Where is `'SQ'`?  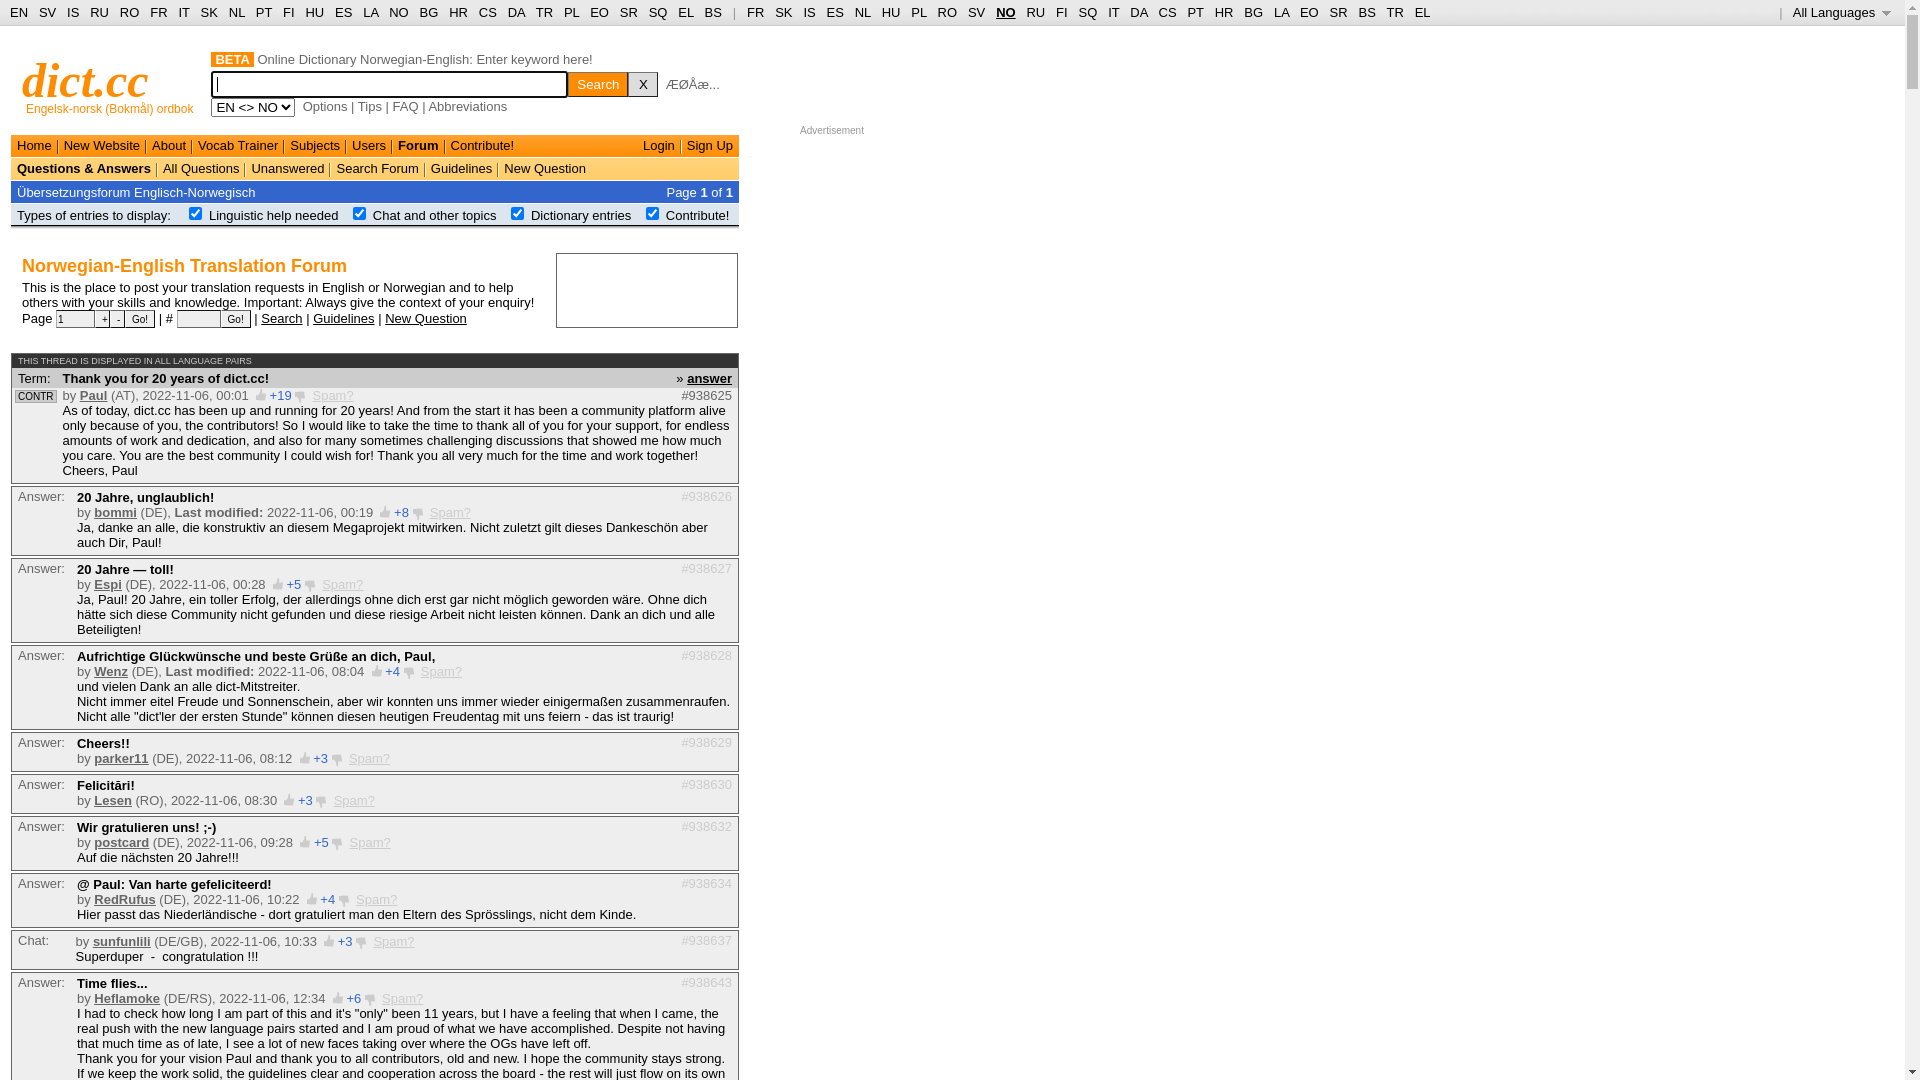 'SQ' is located at coordinates (648, 12).